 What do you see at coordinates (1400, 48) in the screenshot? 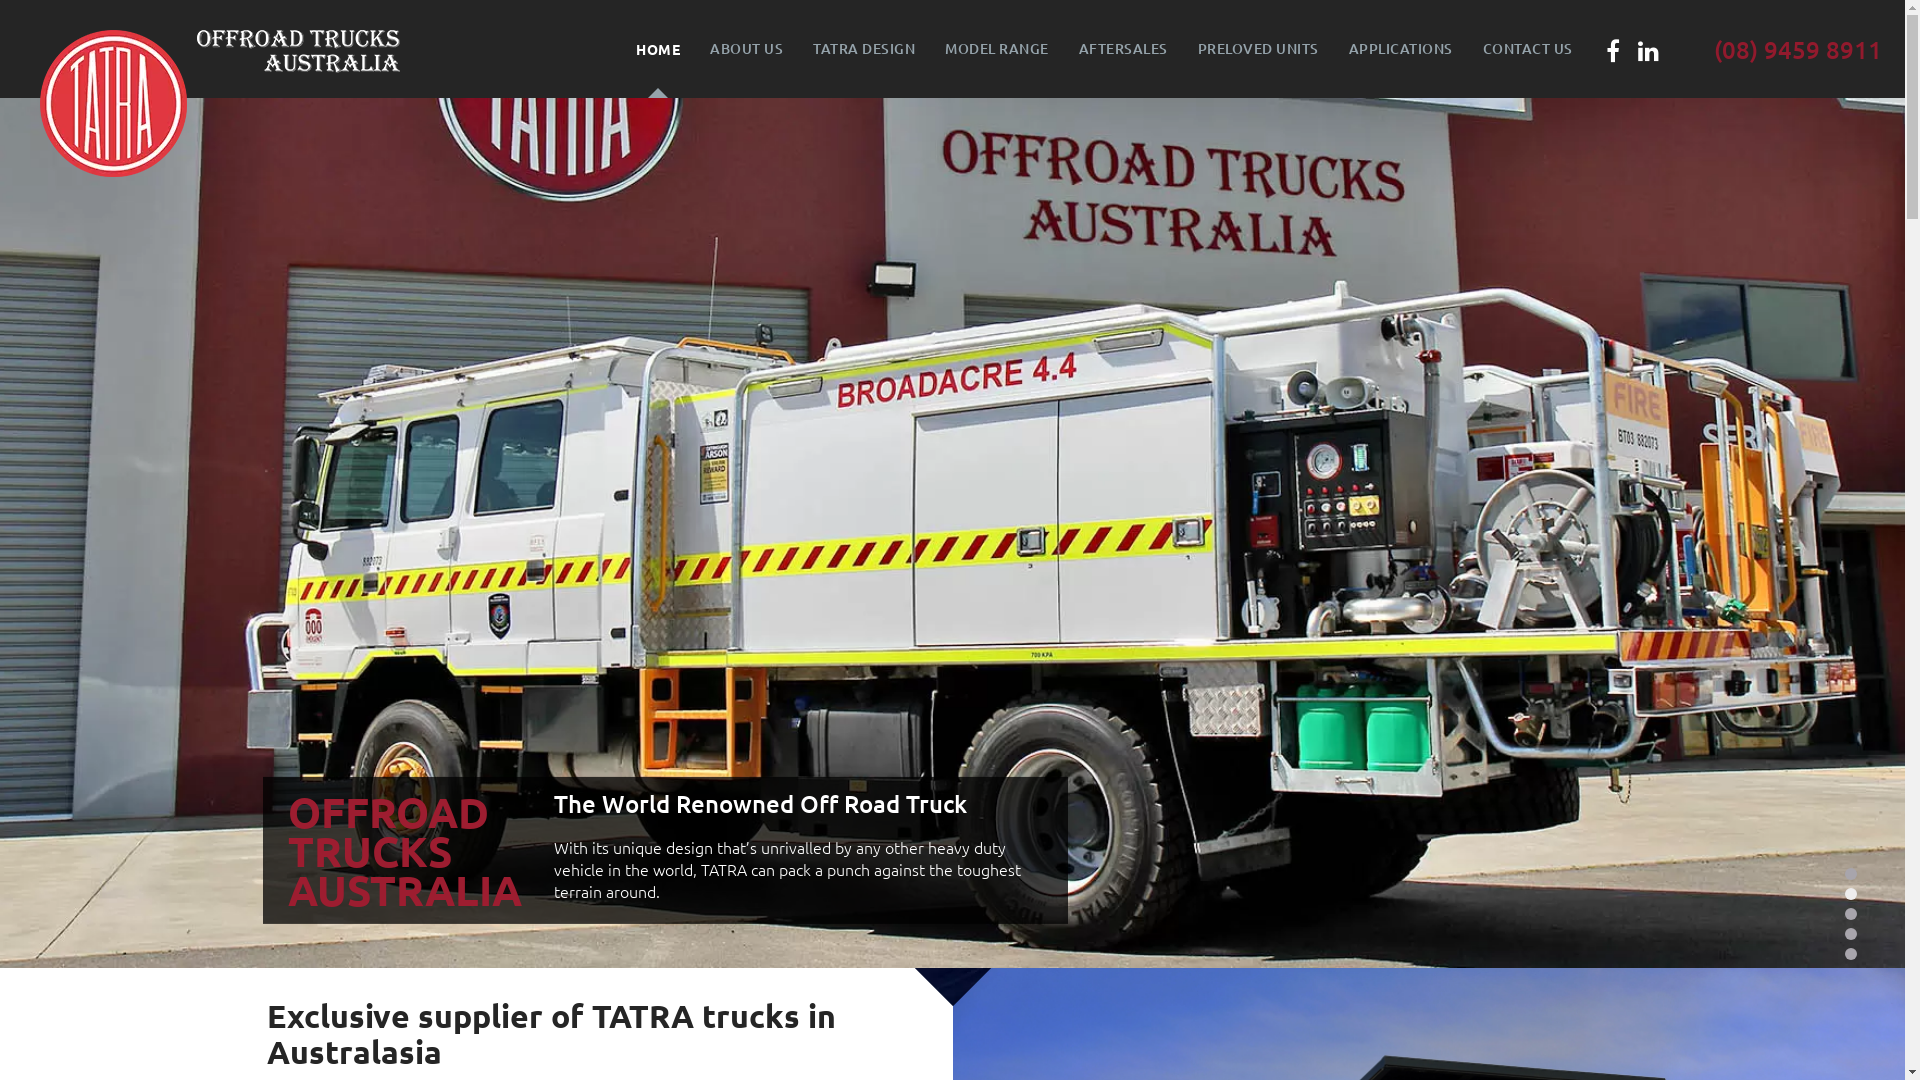
I see `'APPLICATIONS'` at bounding box center [1400, 48].